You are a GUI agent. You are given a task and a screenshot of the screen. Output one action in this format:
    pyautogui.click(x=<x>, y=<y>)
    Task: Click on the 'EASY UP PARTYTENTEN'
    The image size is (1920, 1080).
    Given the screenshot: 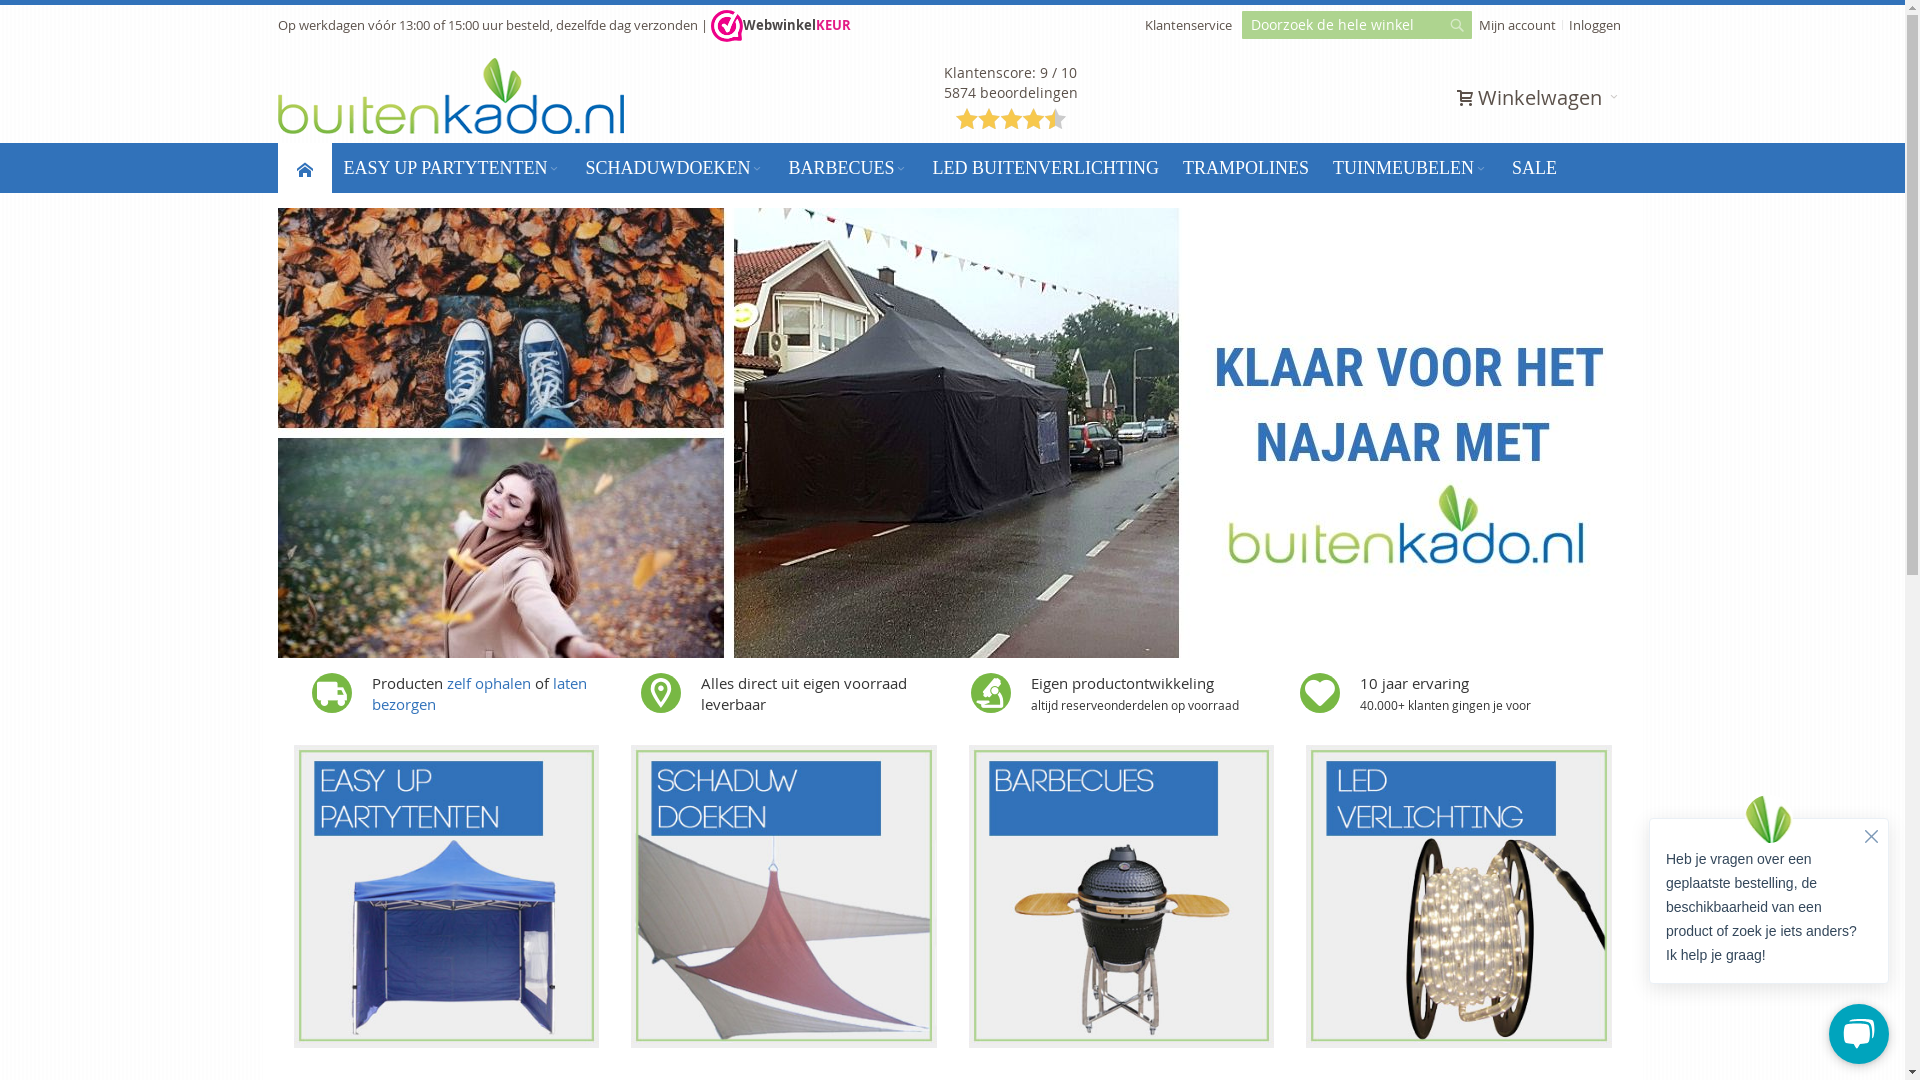 What is the action you would take?
    pyautogui.click(x=451, y=167)
    